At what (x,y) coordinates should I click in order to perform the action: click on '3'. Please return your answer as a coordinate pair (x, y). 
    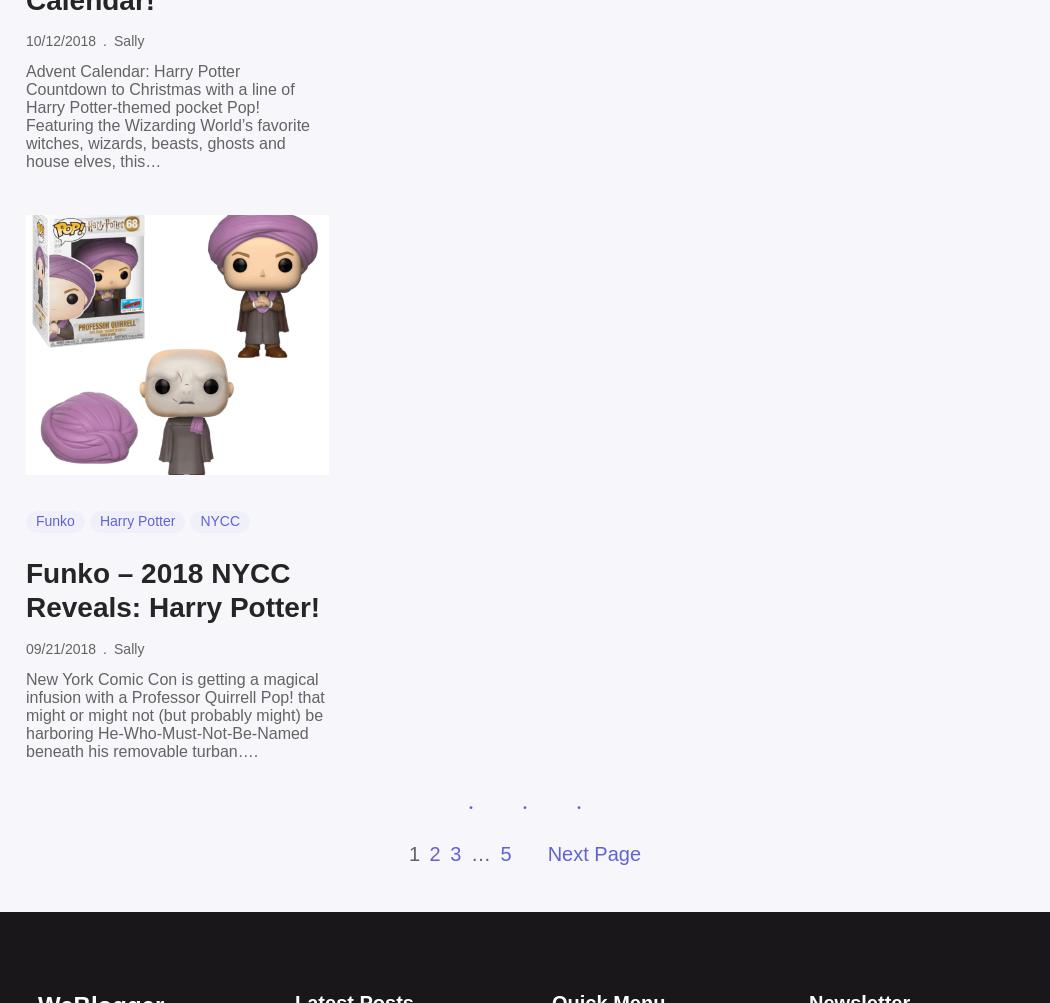
    Looking at the image, I should click on (456, 852).